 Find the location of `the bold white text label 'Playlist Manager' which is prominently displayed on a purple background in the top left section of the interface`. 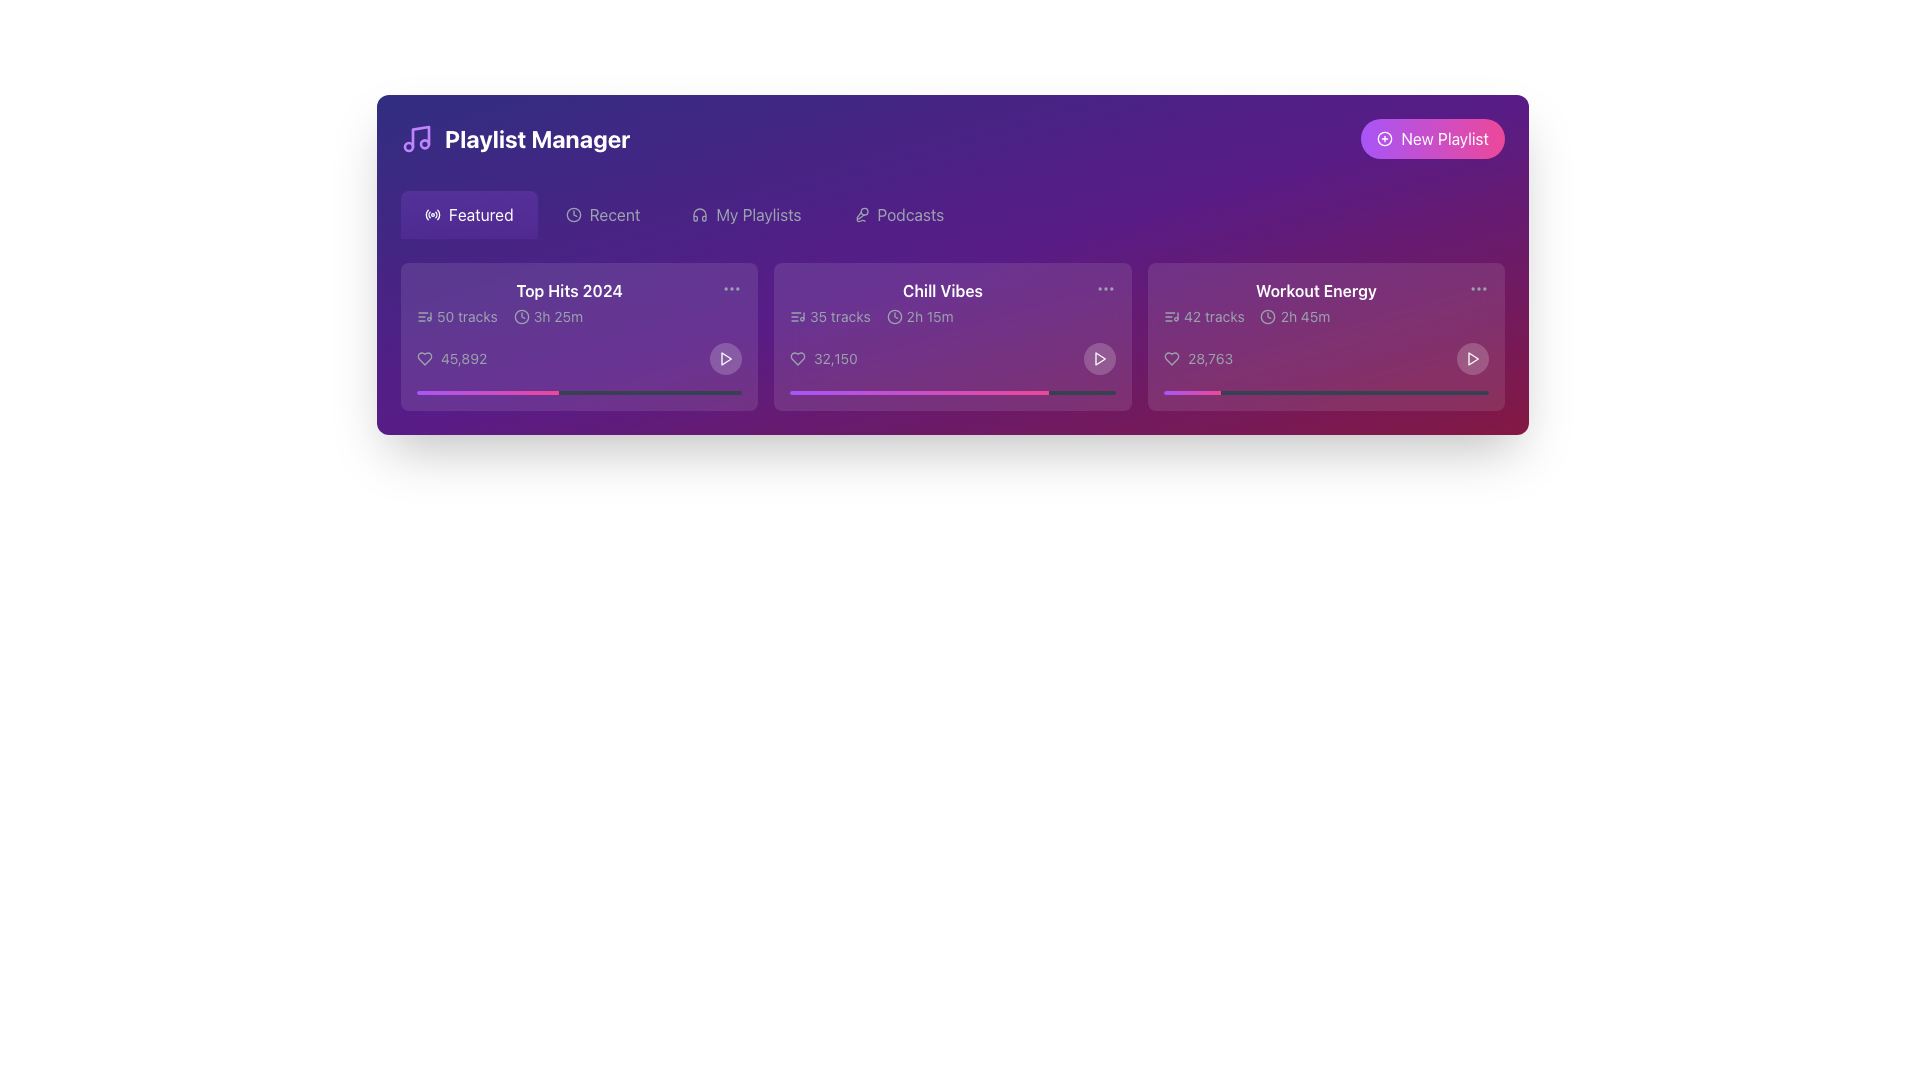

the bold white text label 'Playlist Manager' which is prominently displayed on a purple background in the top left section of the interface is located at coordinates (537, 137).